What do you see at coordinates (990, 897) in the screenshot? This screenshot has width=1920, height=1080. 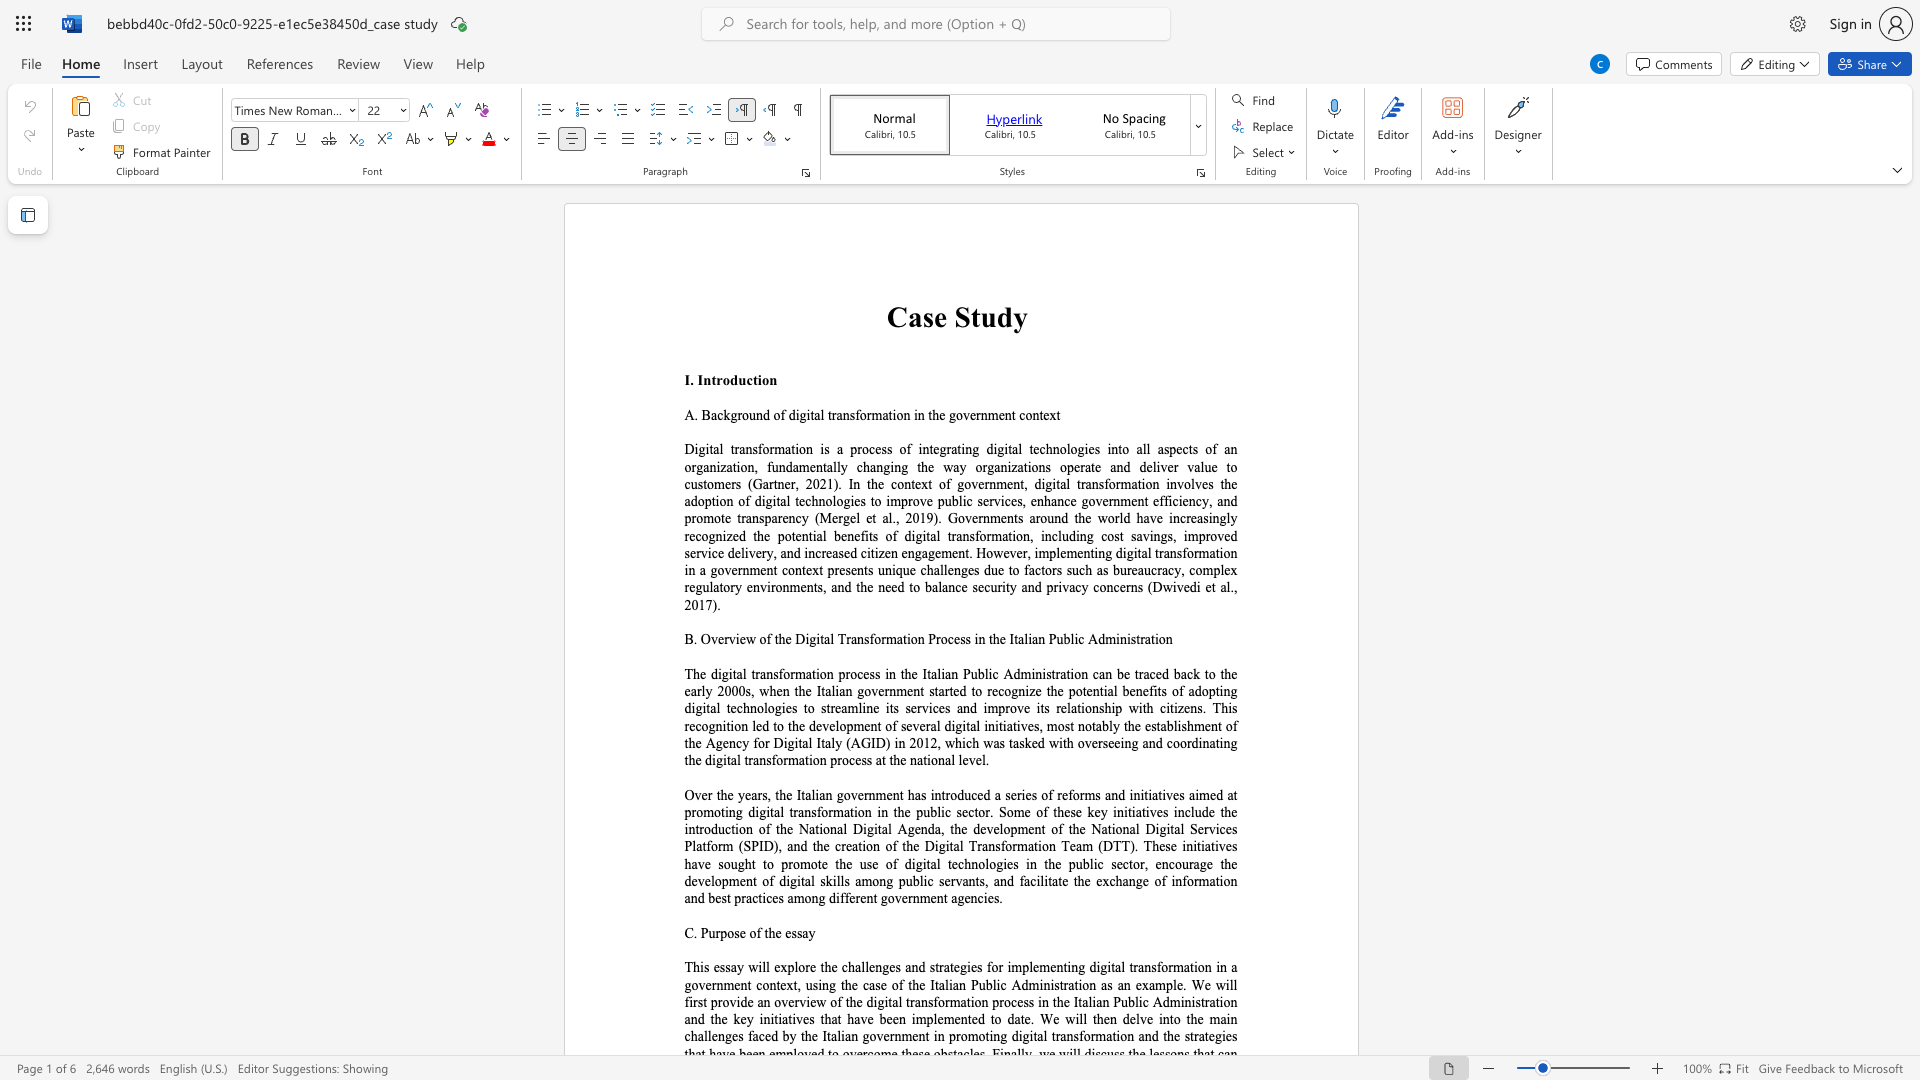 I see `the 13th character "e" in the text` at bounding box center [990, 897].